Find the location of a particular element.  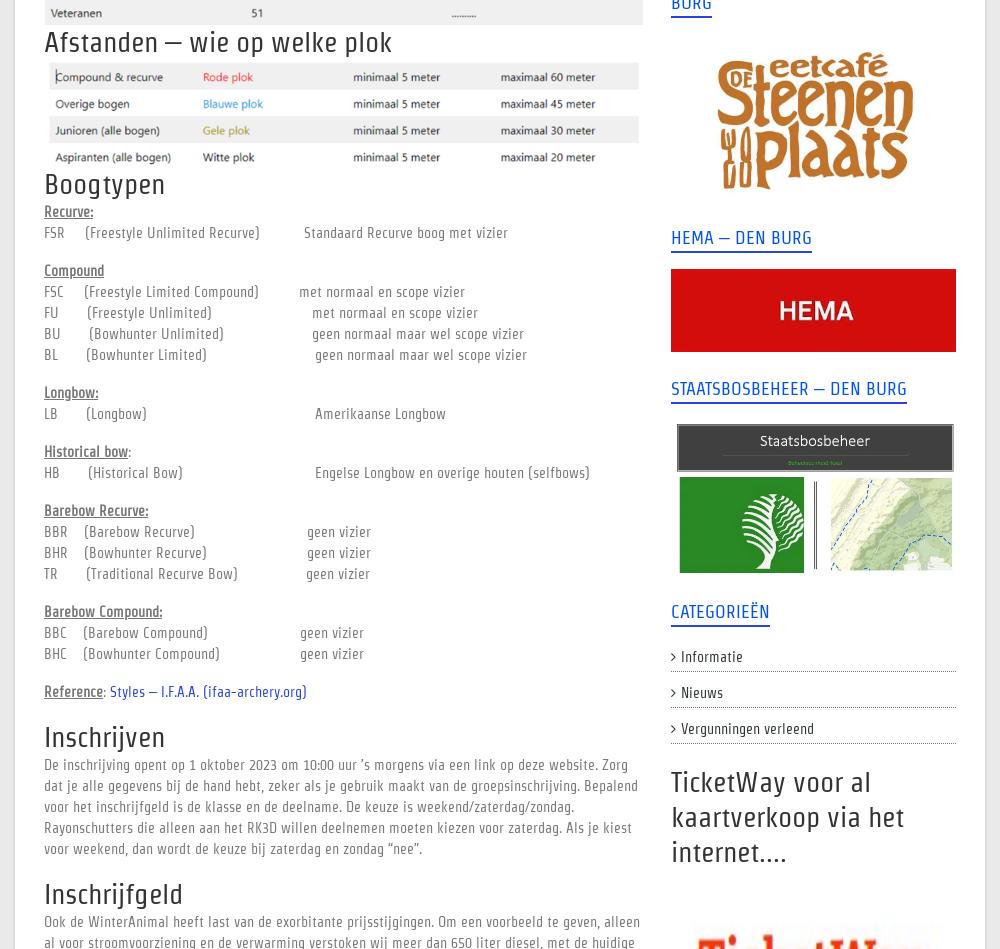

'Inschrijven' is located at coordinates (44, 736).